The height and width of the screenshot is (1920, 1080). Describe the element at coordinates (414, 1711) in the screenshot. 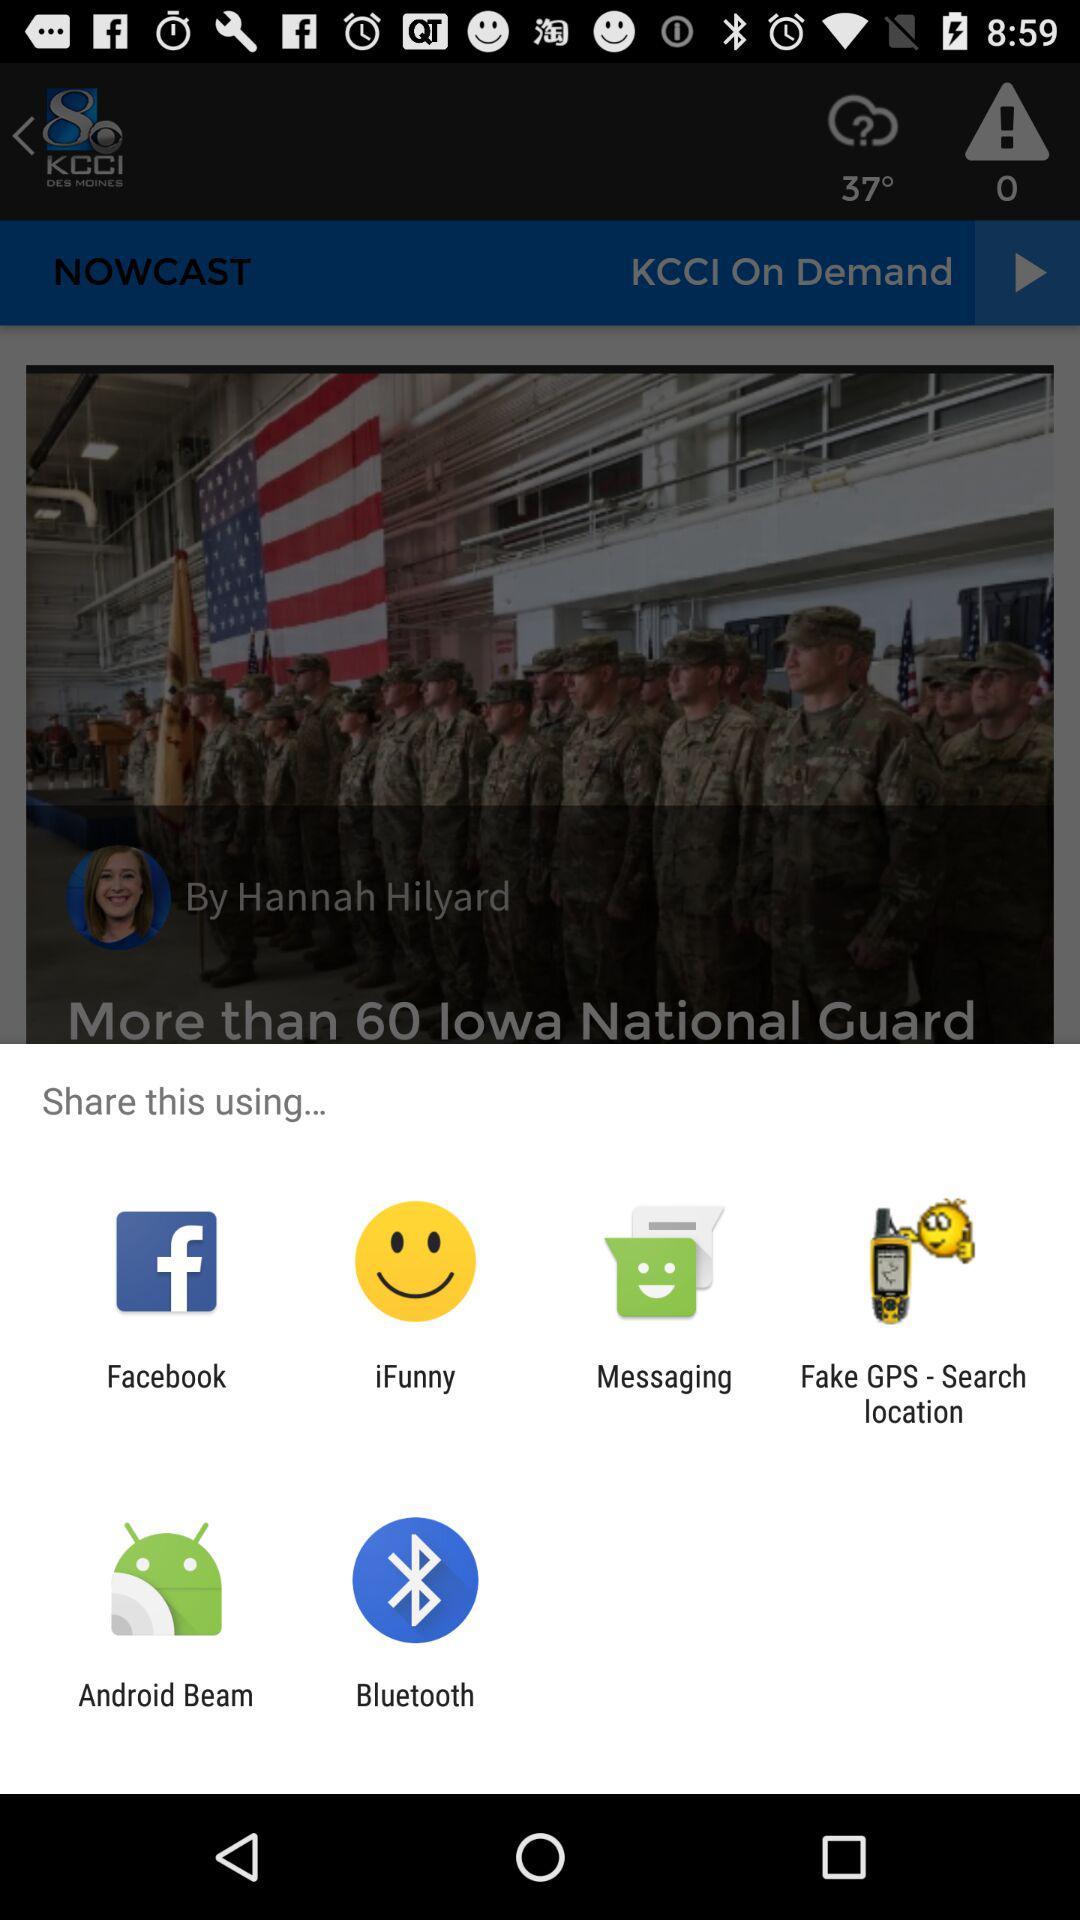

I see `bluetooth item` at that location.